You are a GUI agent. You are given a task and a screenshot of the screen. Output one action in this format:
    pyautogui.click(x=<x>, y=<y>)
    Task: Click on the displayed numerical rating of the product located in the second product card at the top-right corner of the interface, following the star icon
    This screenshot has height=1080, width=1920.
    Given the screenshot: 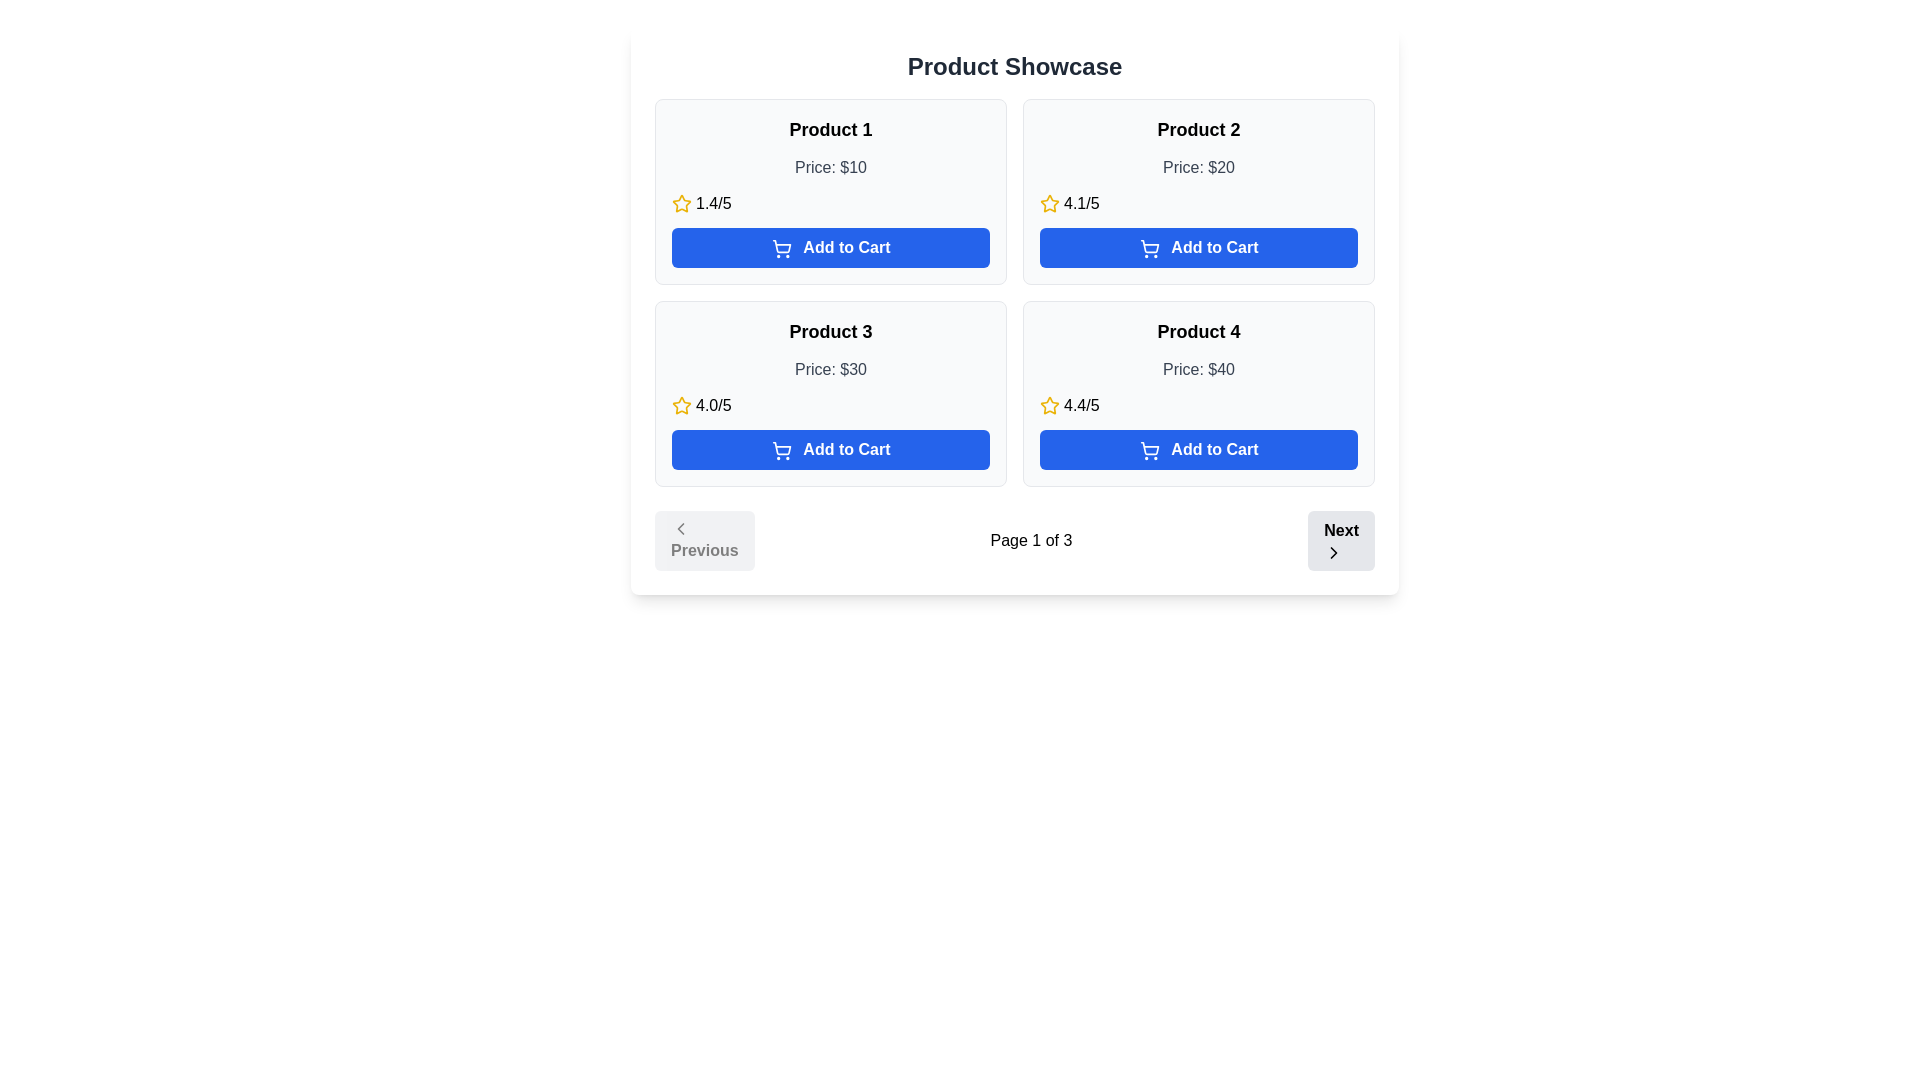 What is the action you would take?
    pyautogui.click(x=1080, y=204)
    